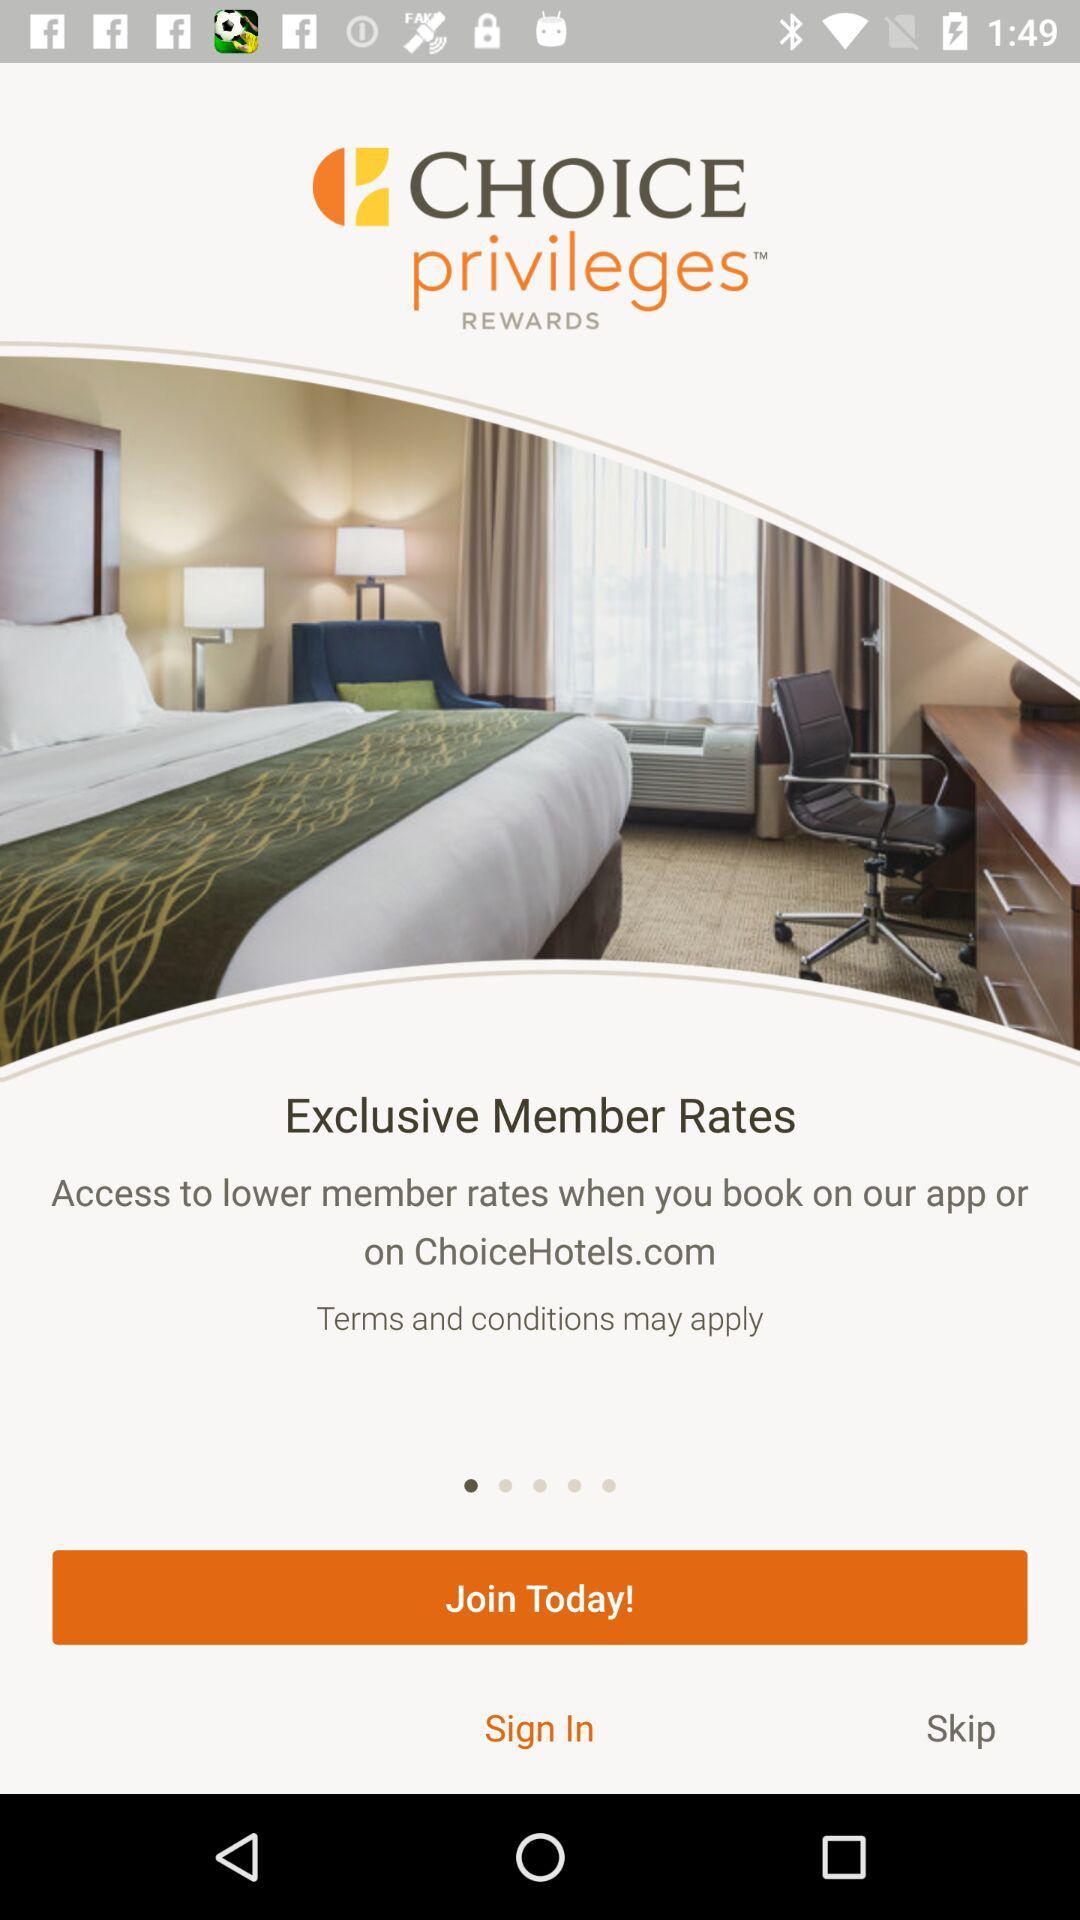 The height and width of the screenshot is (1920, 1080). What do you see at coordinates (538, 1726) in the screenshot?
I see `the sign in item` at bounding box center [538, 1726].